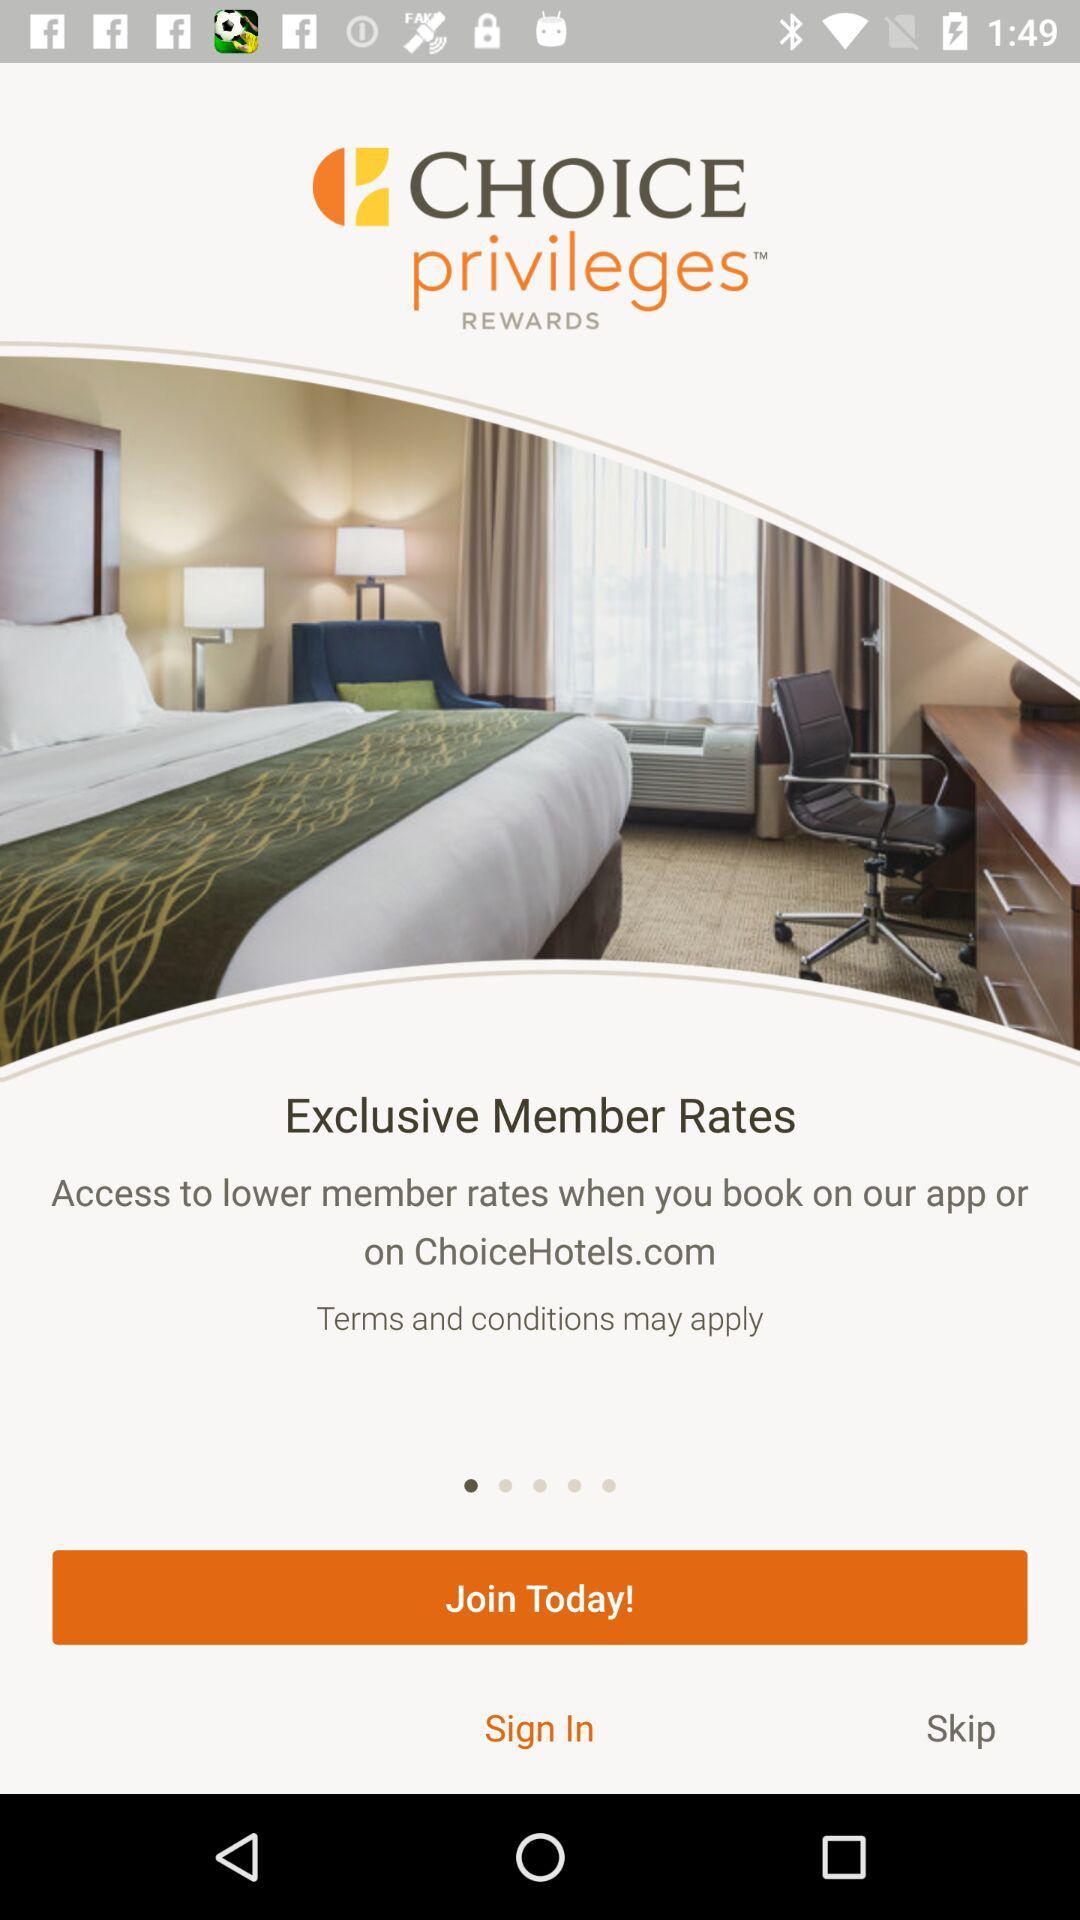 The height and width of the screenshot is (1920, 1080). What do you see at coordinates (538, 1726) in the screenshot?
I see `the sign in item` at bounding box center [538, 1726].